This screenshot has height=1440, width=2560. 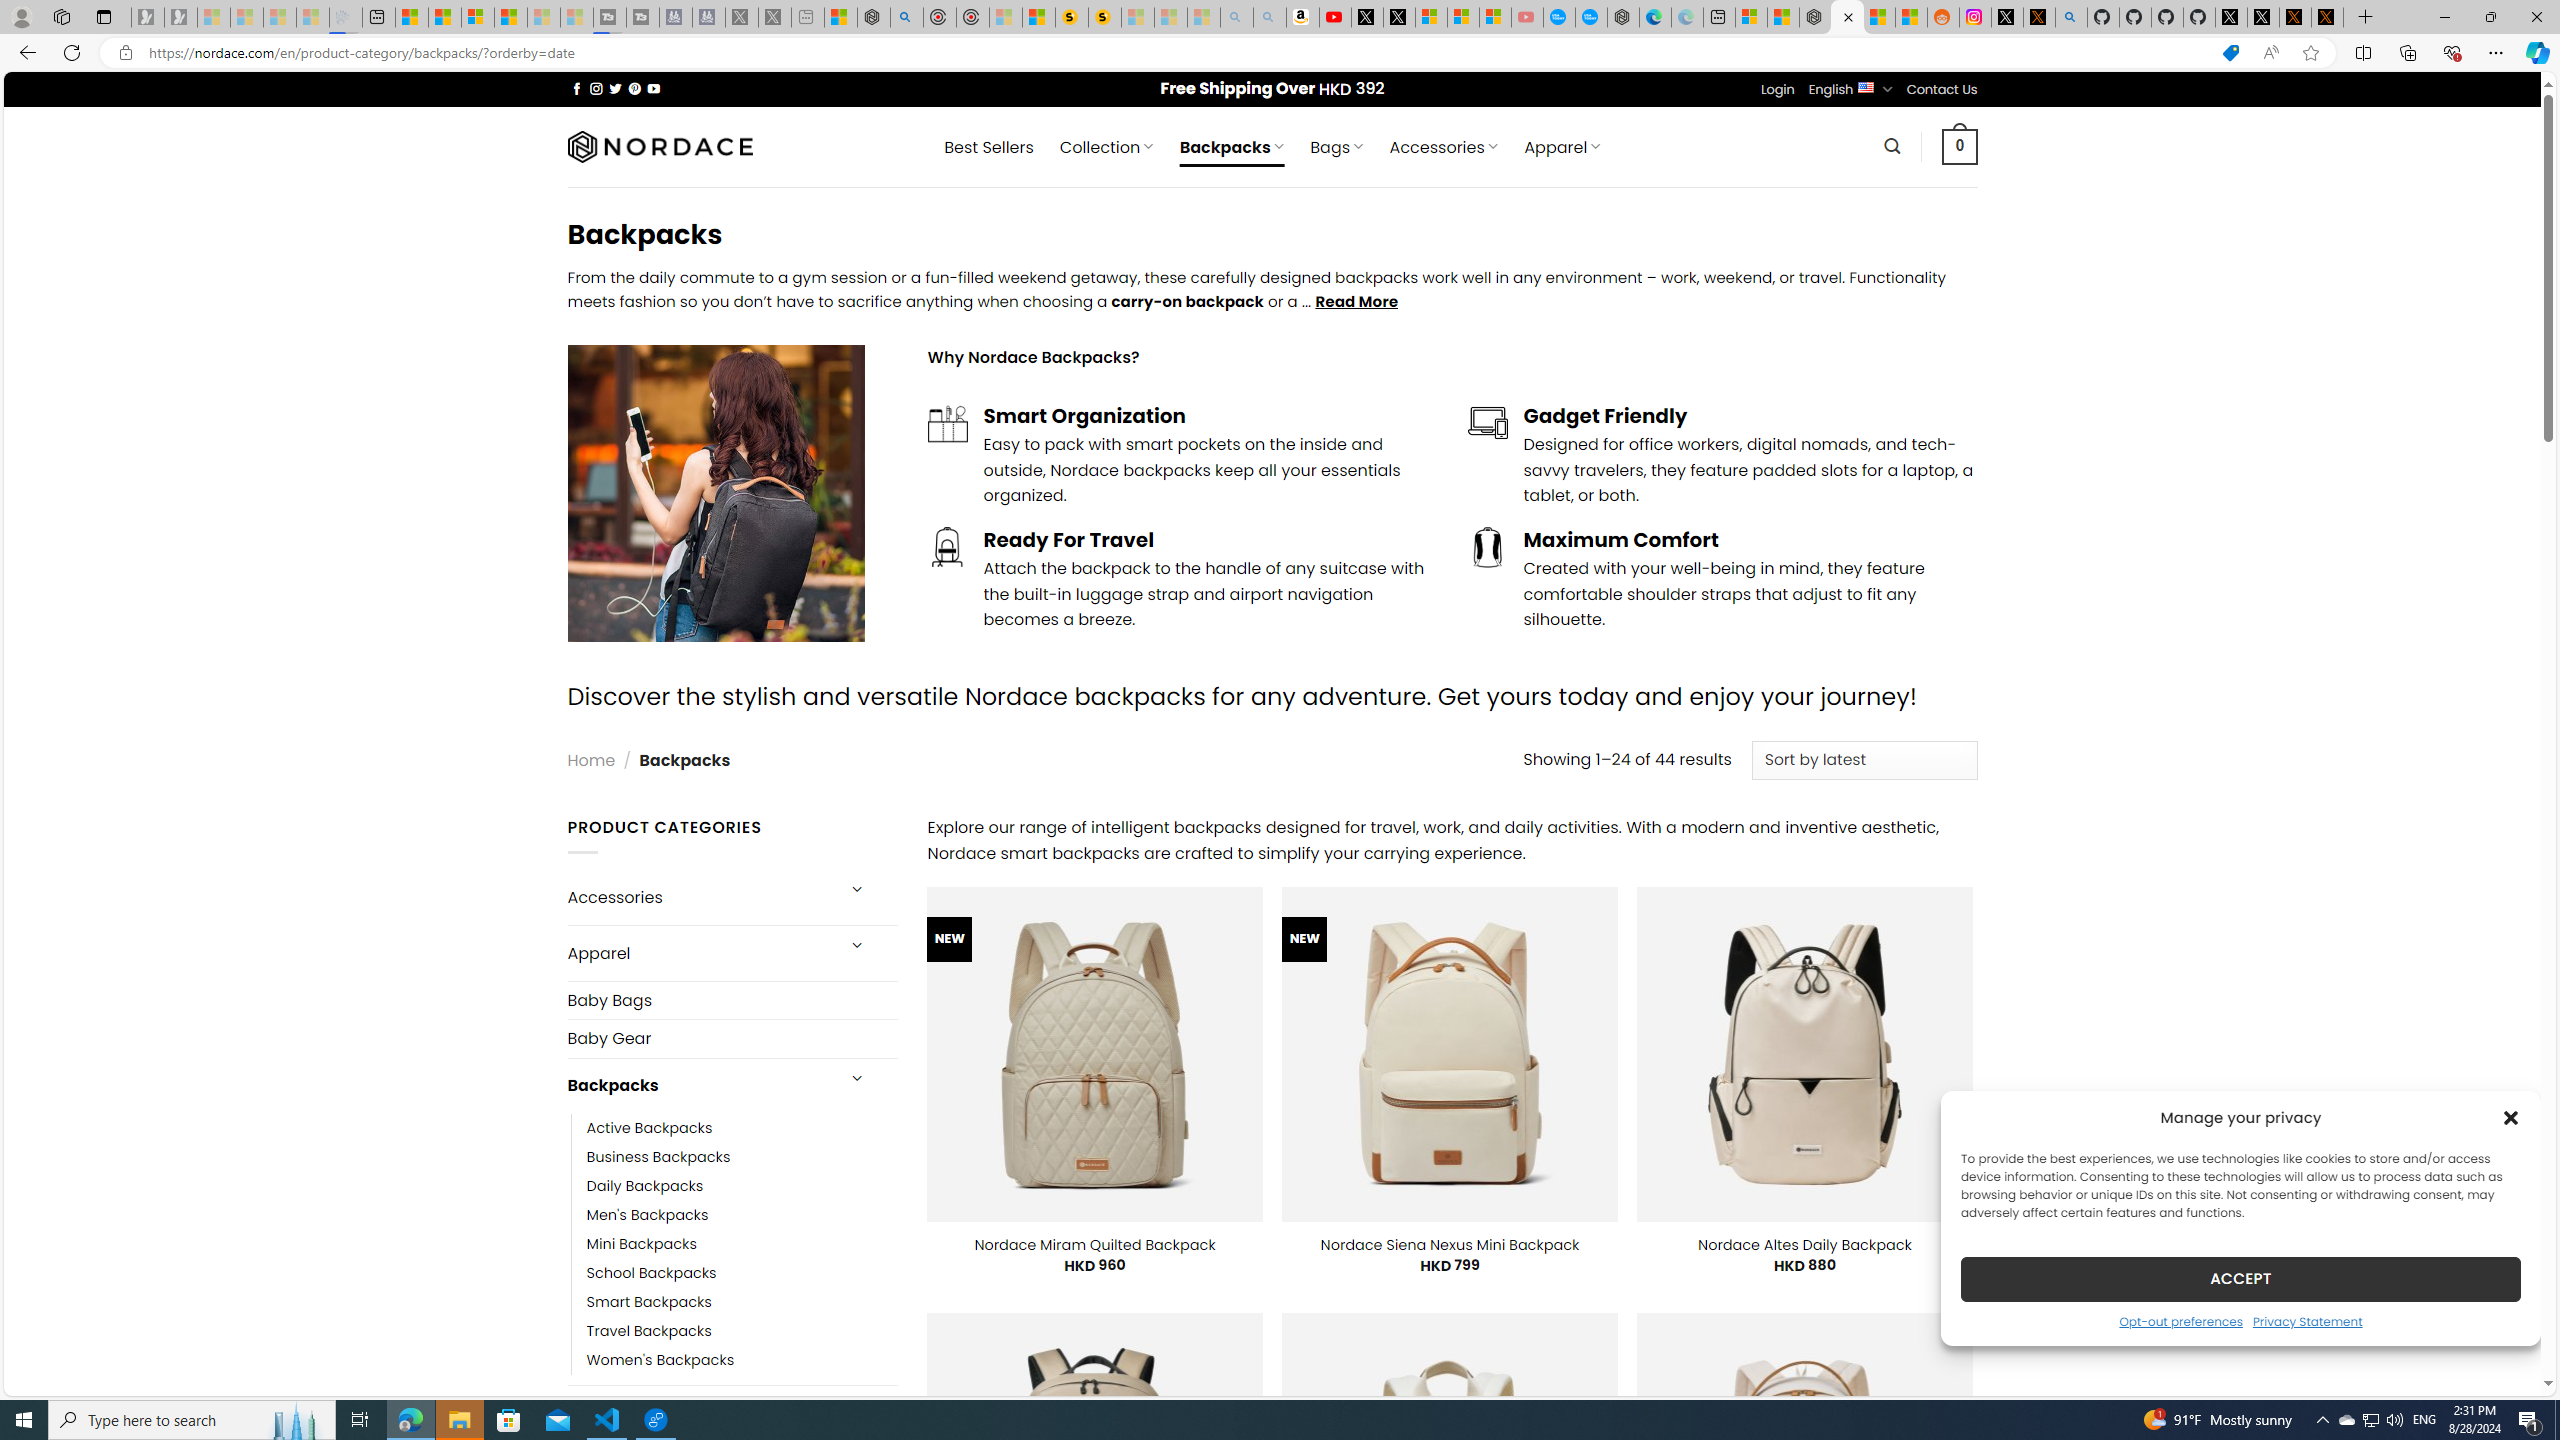 I want to click on 'Women', so click(x=741, y=1359).